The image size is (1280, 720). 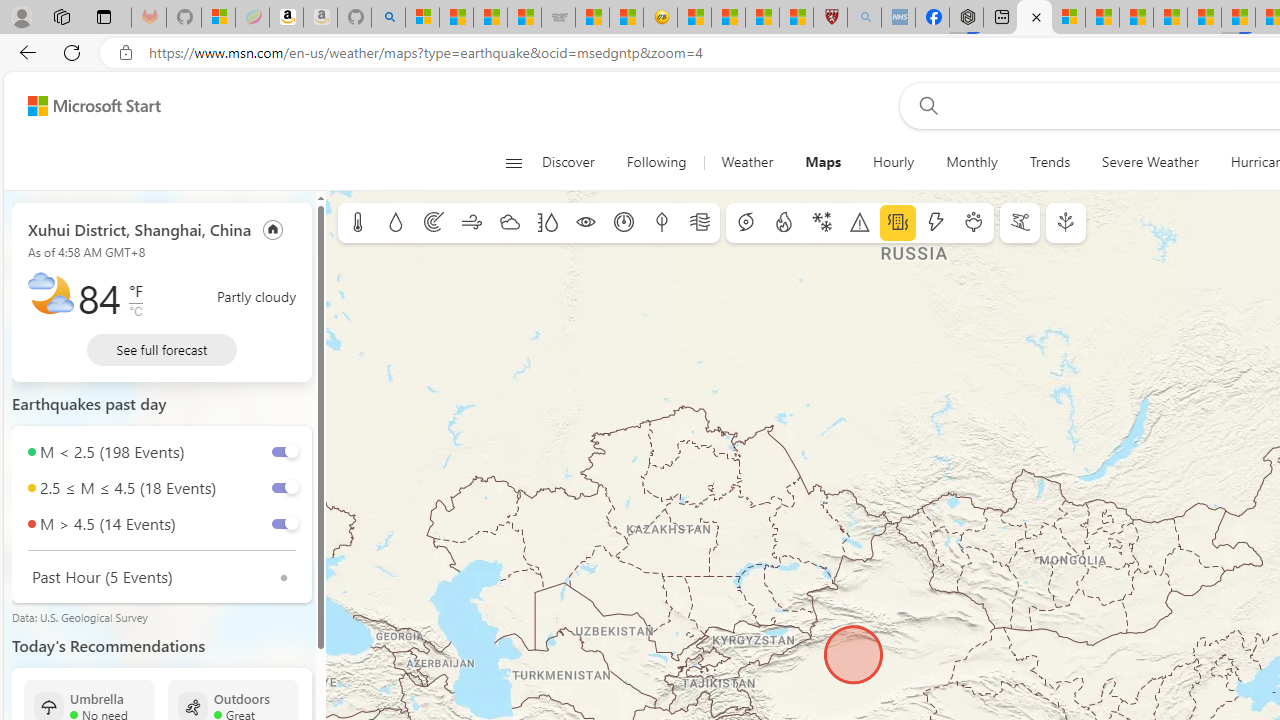 What do you see at coordinates (1049, 162) in the screenshot?
I see `'Trends'` at bounding box center [1049, 162].